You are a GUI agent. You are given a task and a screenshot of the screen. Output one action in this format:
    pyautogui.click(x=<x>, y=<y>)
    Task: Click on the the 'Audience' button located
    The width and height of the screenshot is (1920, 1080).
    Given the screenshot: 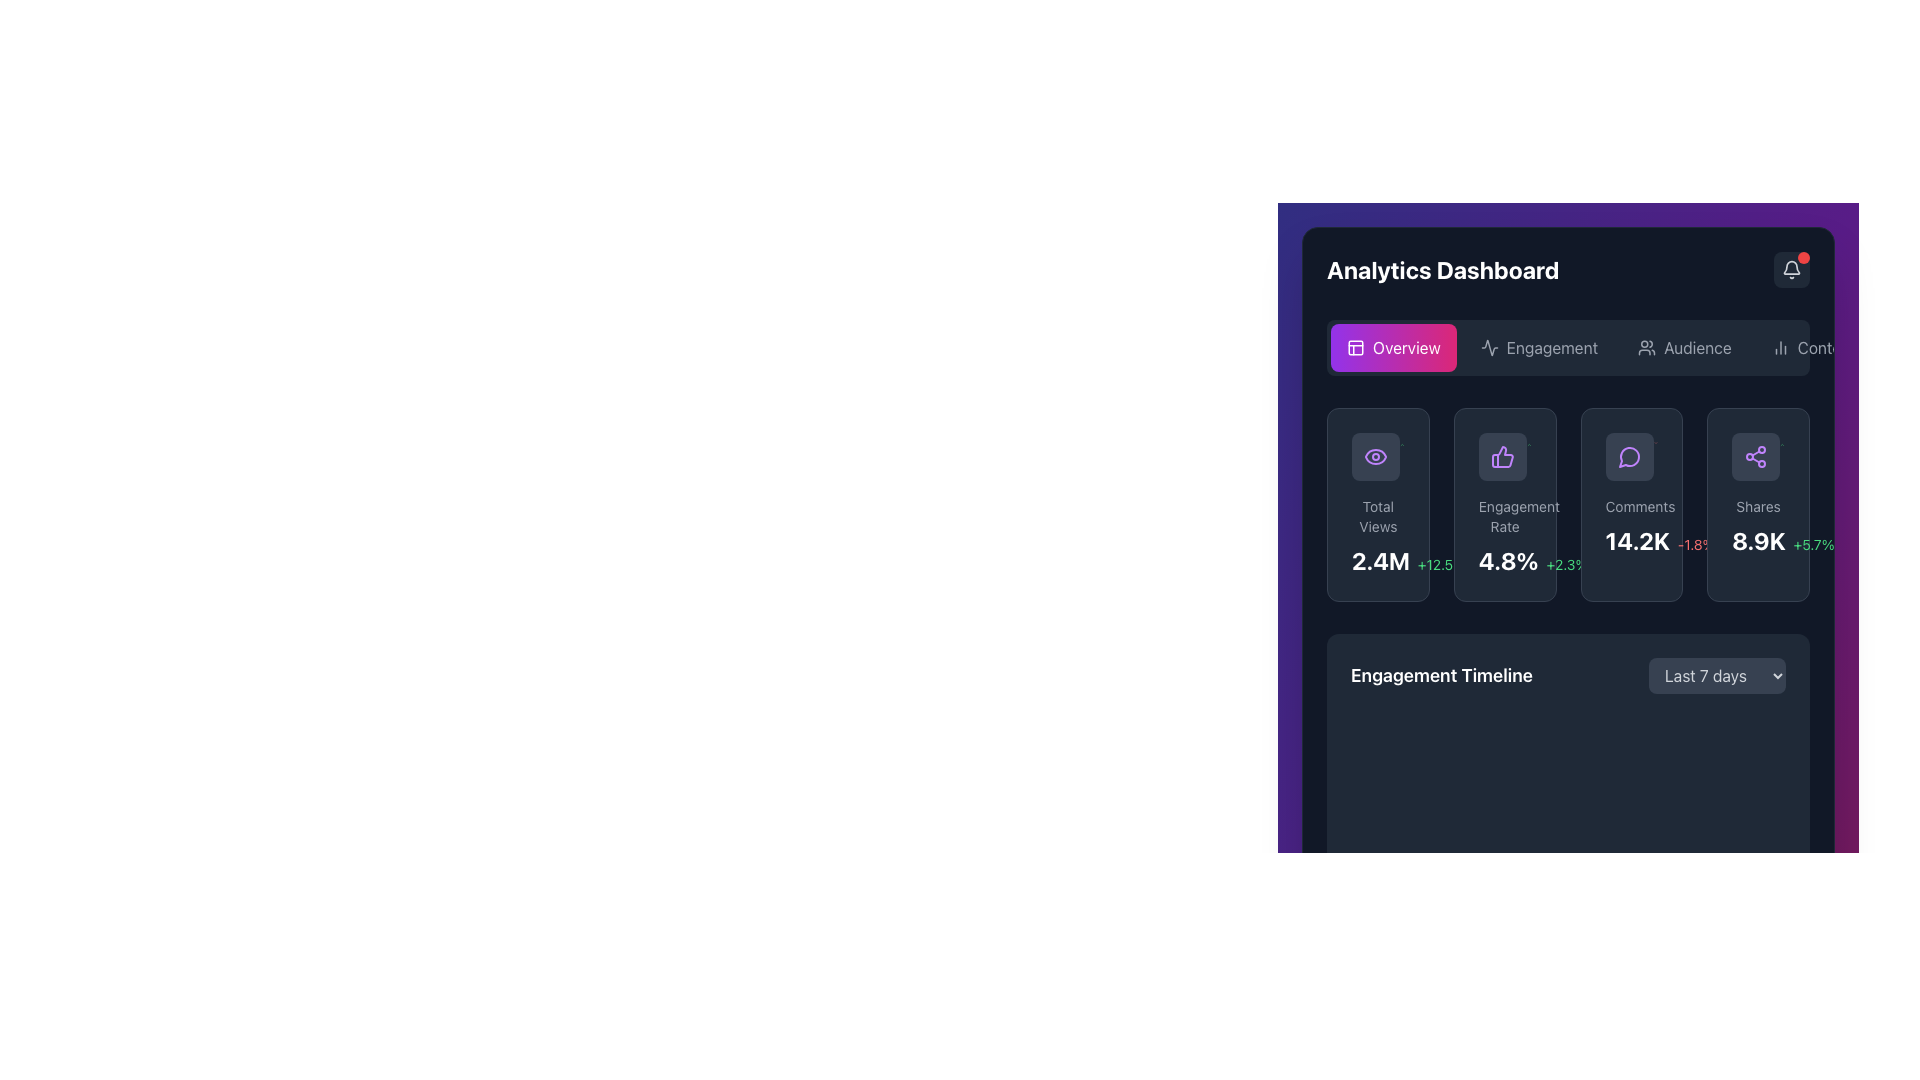 What is the action you would take?
    pyautogui.click(x=1696, y=346)
    